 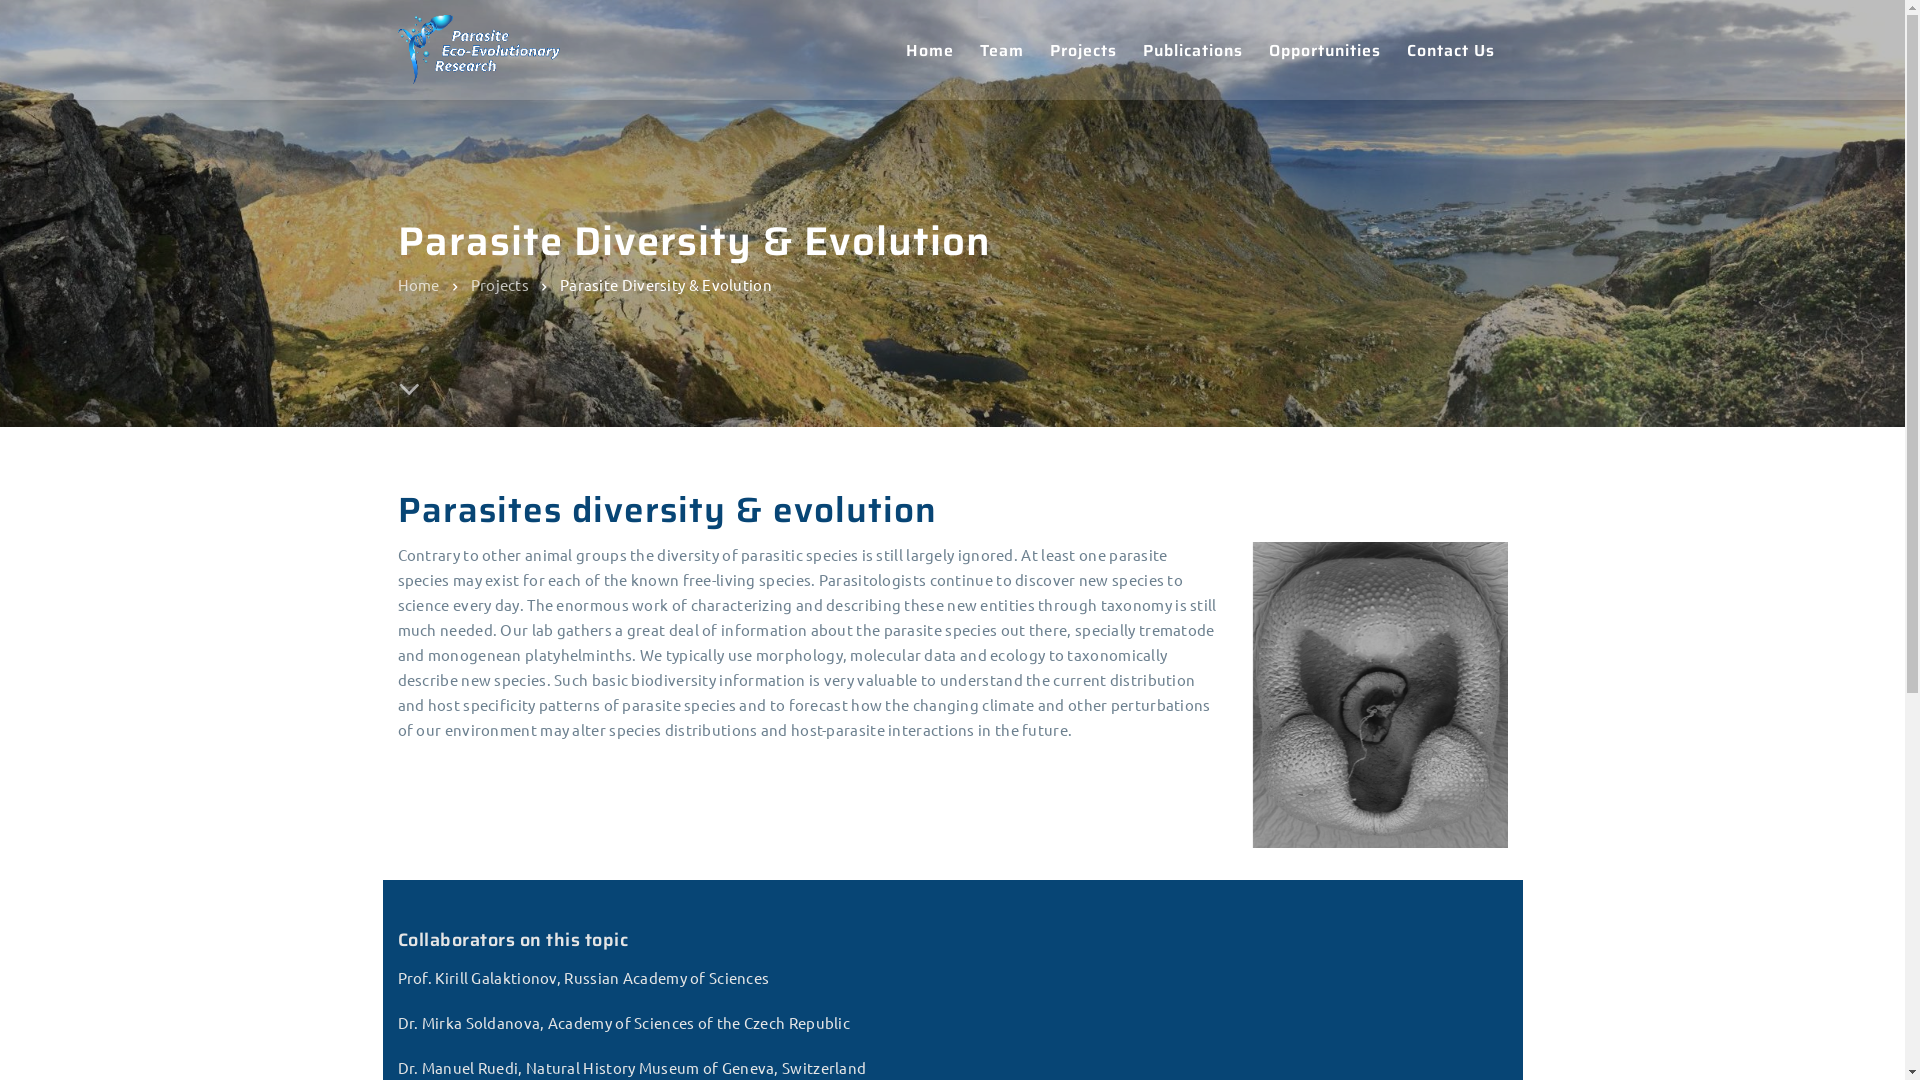 What do you see at coordinates (965, 49) in the screenshot?
I see `'Team'` at bounding box center [965, 49].